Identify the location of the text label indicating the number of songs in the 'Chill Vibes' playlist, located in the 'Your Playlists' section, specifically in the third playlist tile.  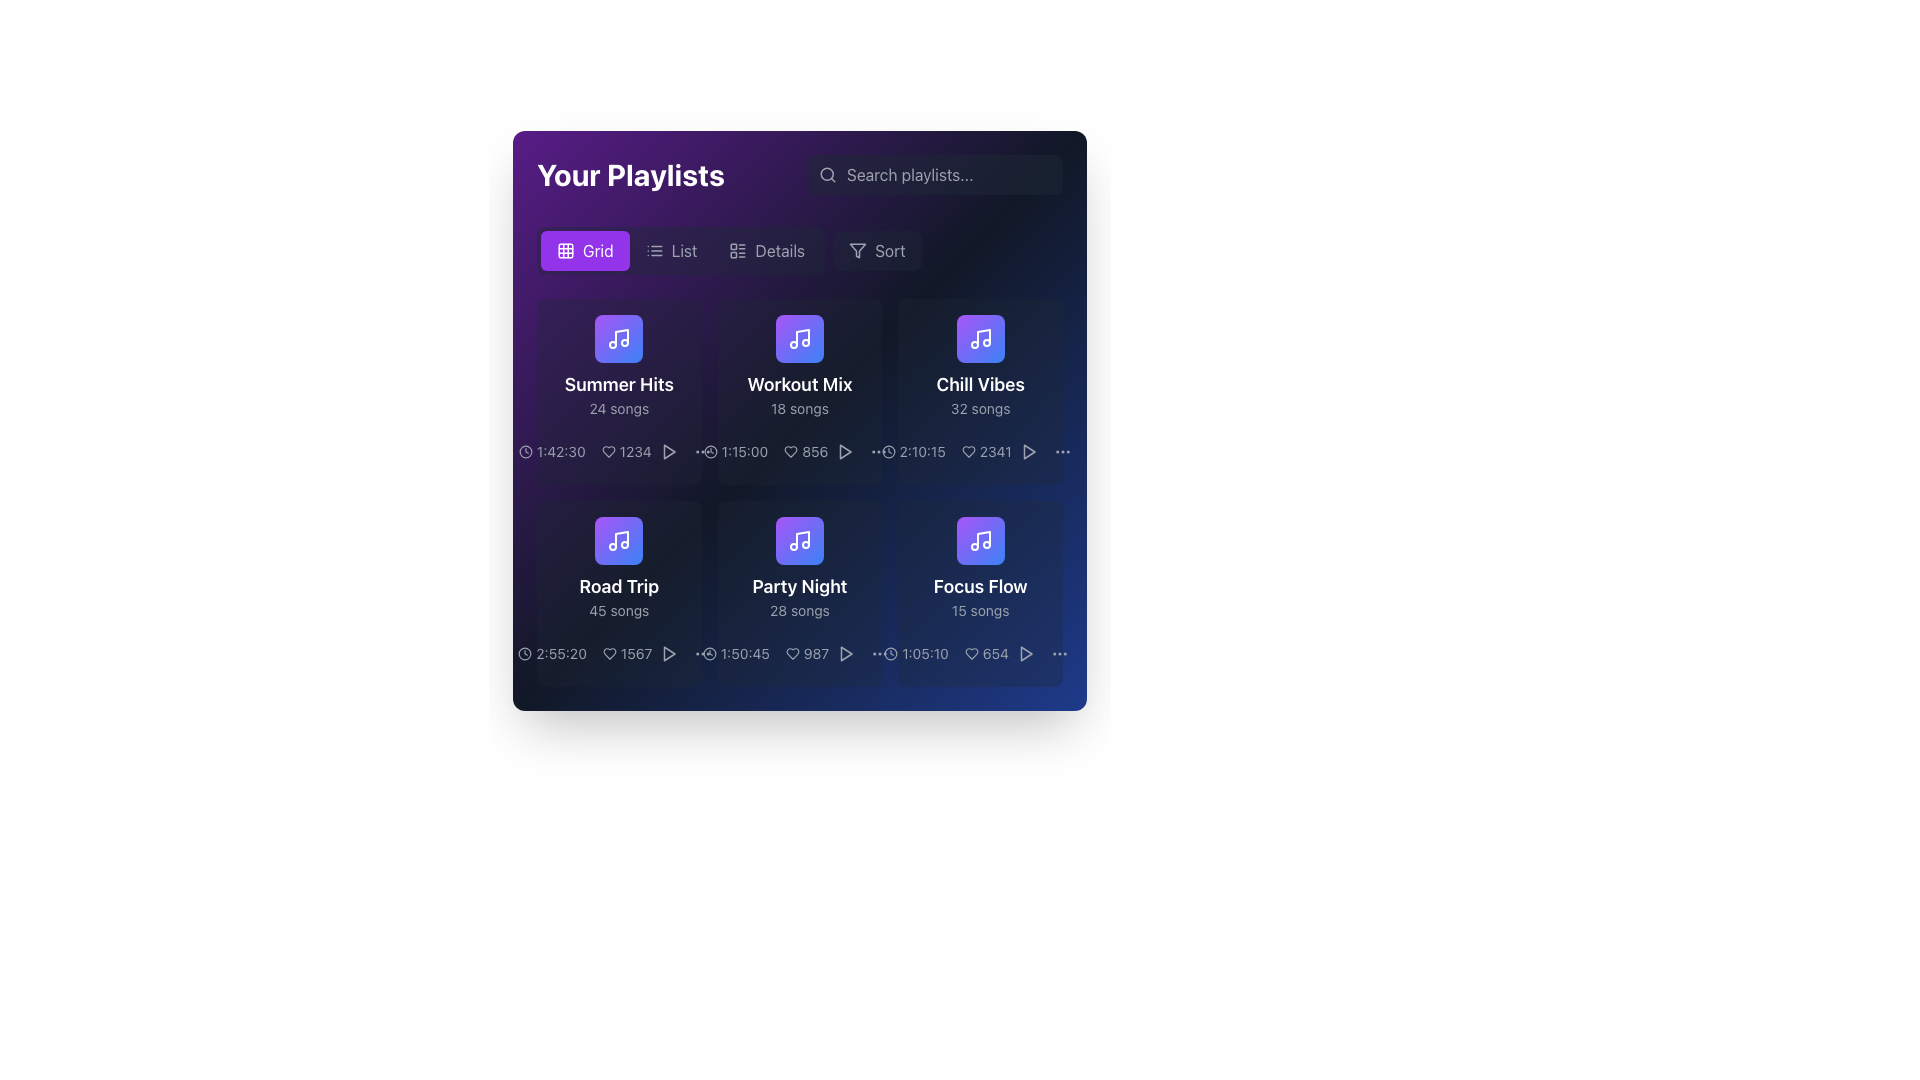
(980, 407).